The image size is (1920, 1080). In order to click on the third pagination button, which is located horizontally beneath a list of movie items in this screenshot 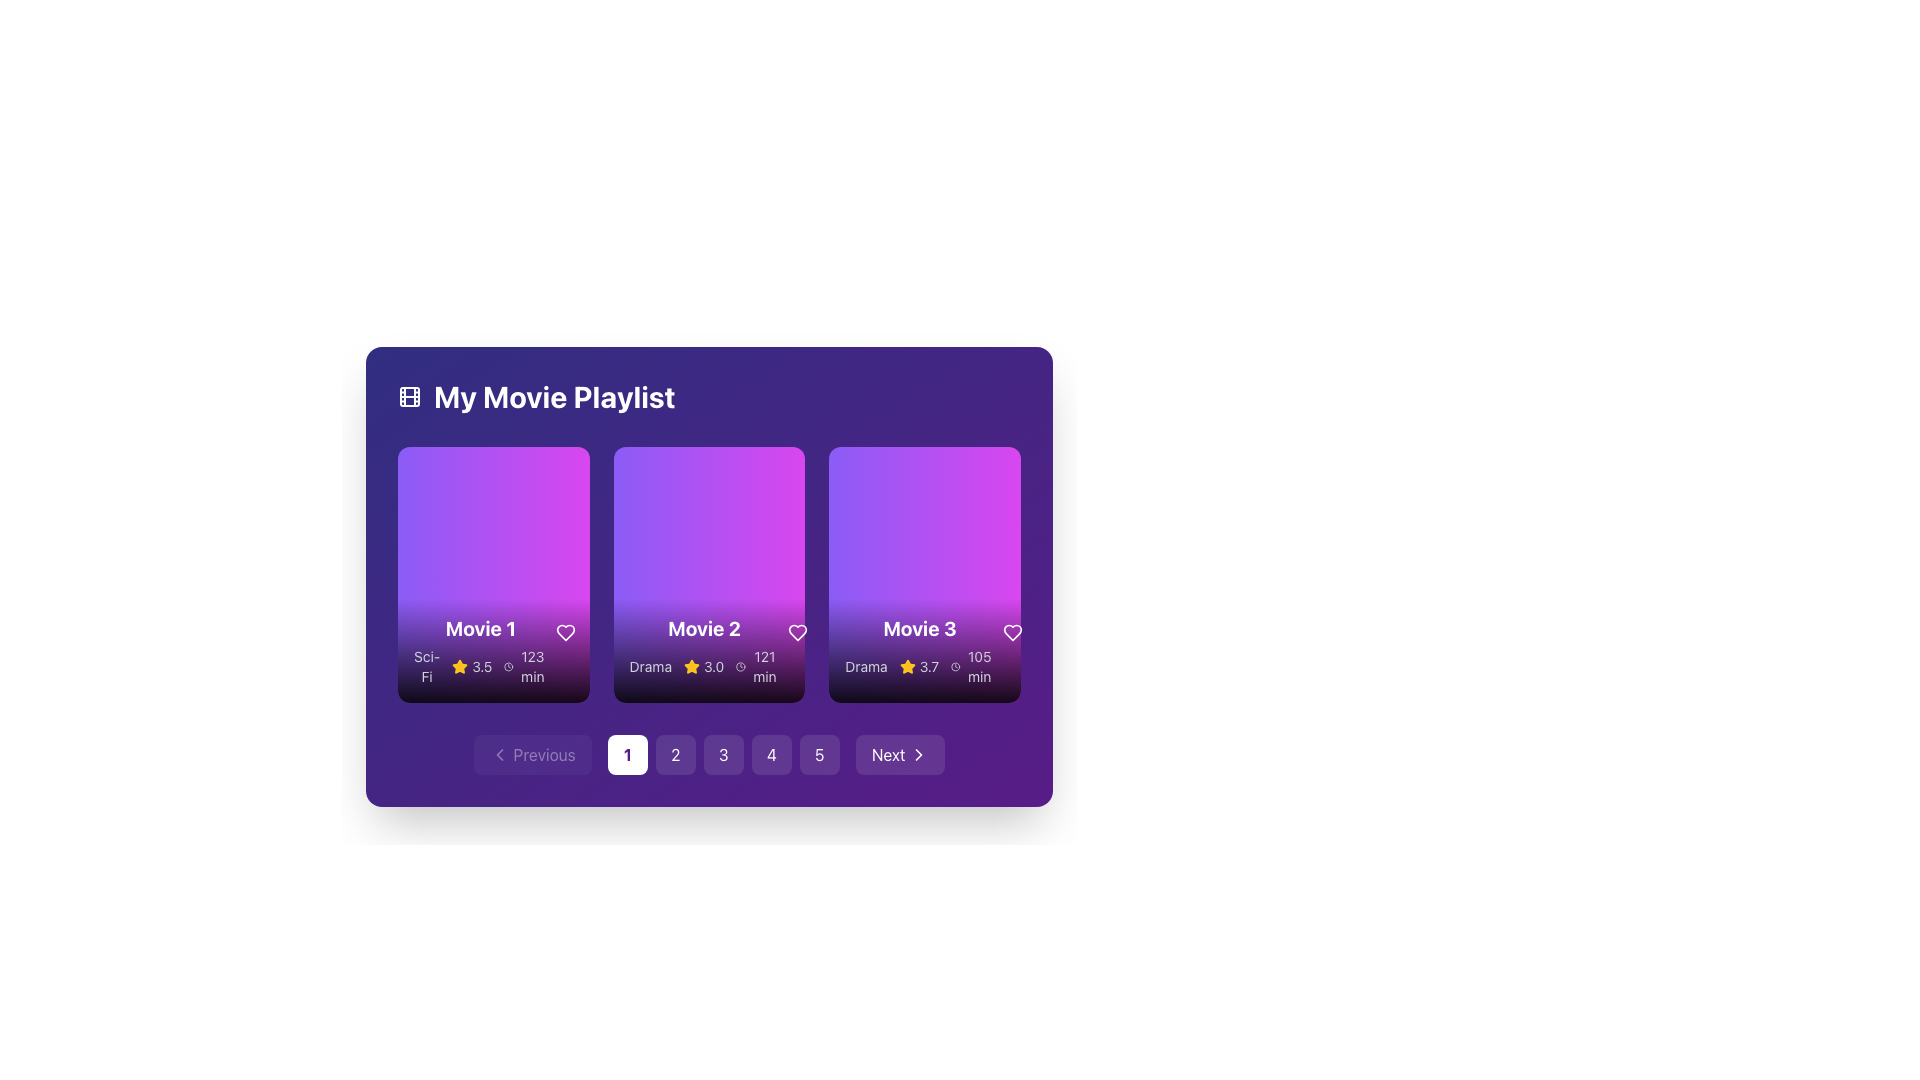, I will do `click(722, 755)`.